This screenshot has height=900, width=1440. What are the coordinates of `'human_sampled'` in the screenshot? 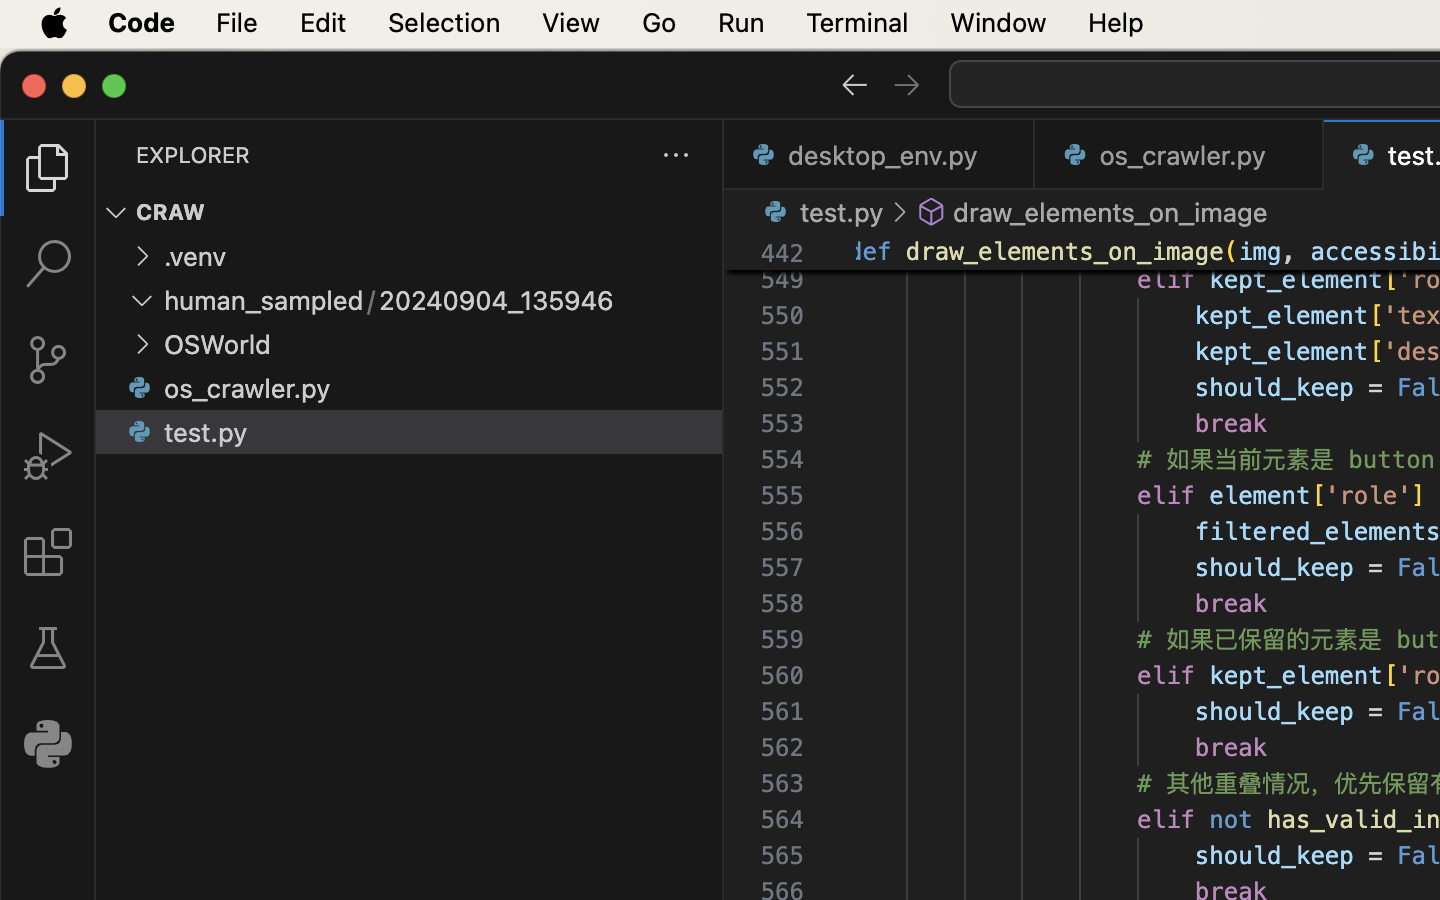 It's located at (262, 299).